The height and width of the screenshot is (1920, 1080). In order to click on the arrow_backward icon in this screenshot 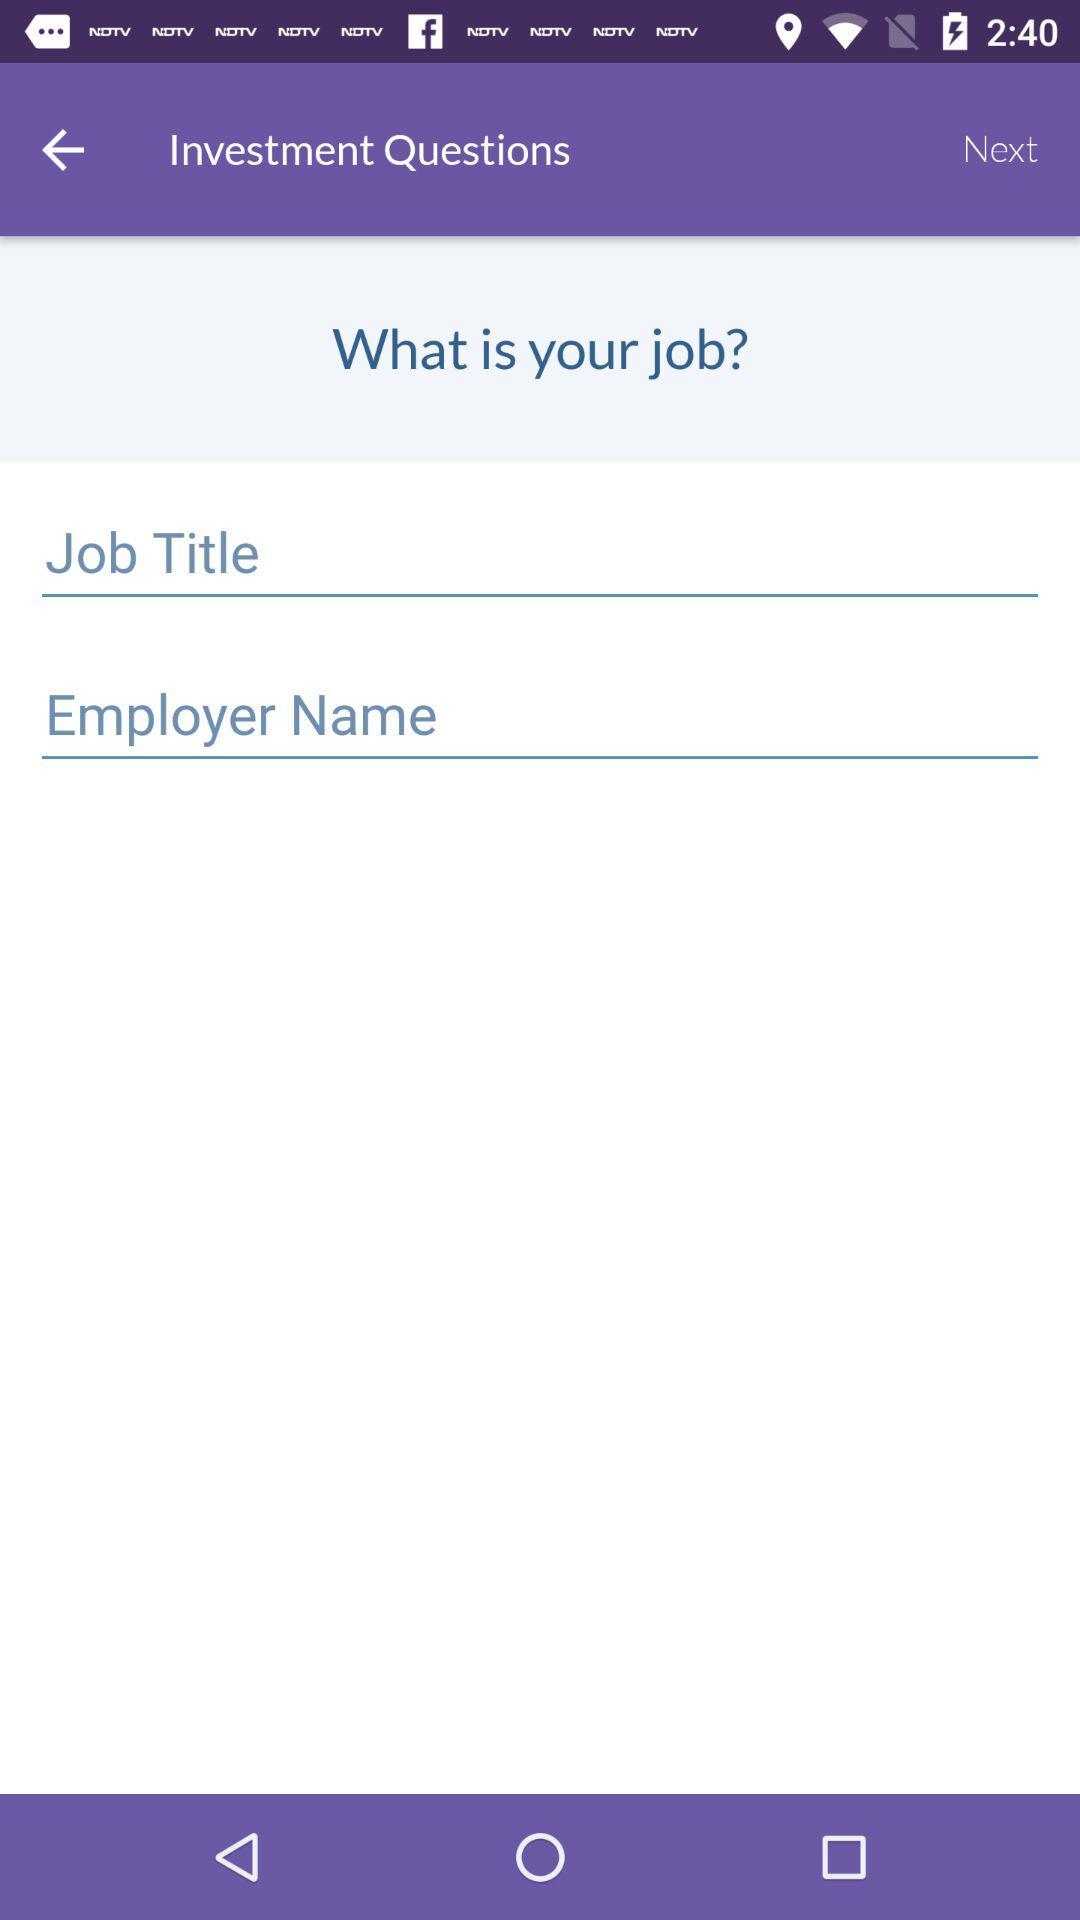, I will do `click(61, 148)`.